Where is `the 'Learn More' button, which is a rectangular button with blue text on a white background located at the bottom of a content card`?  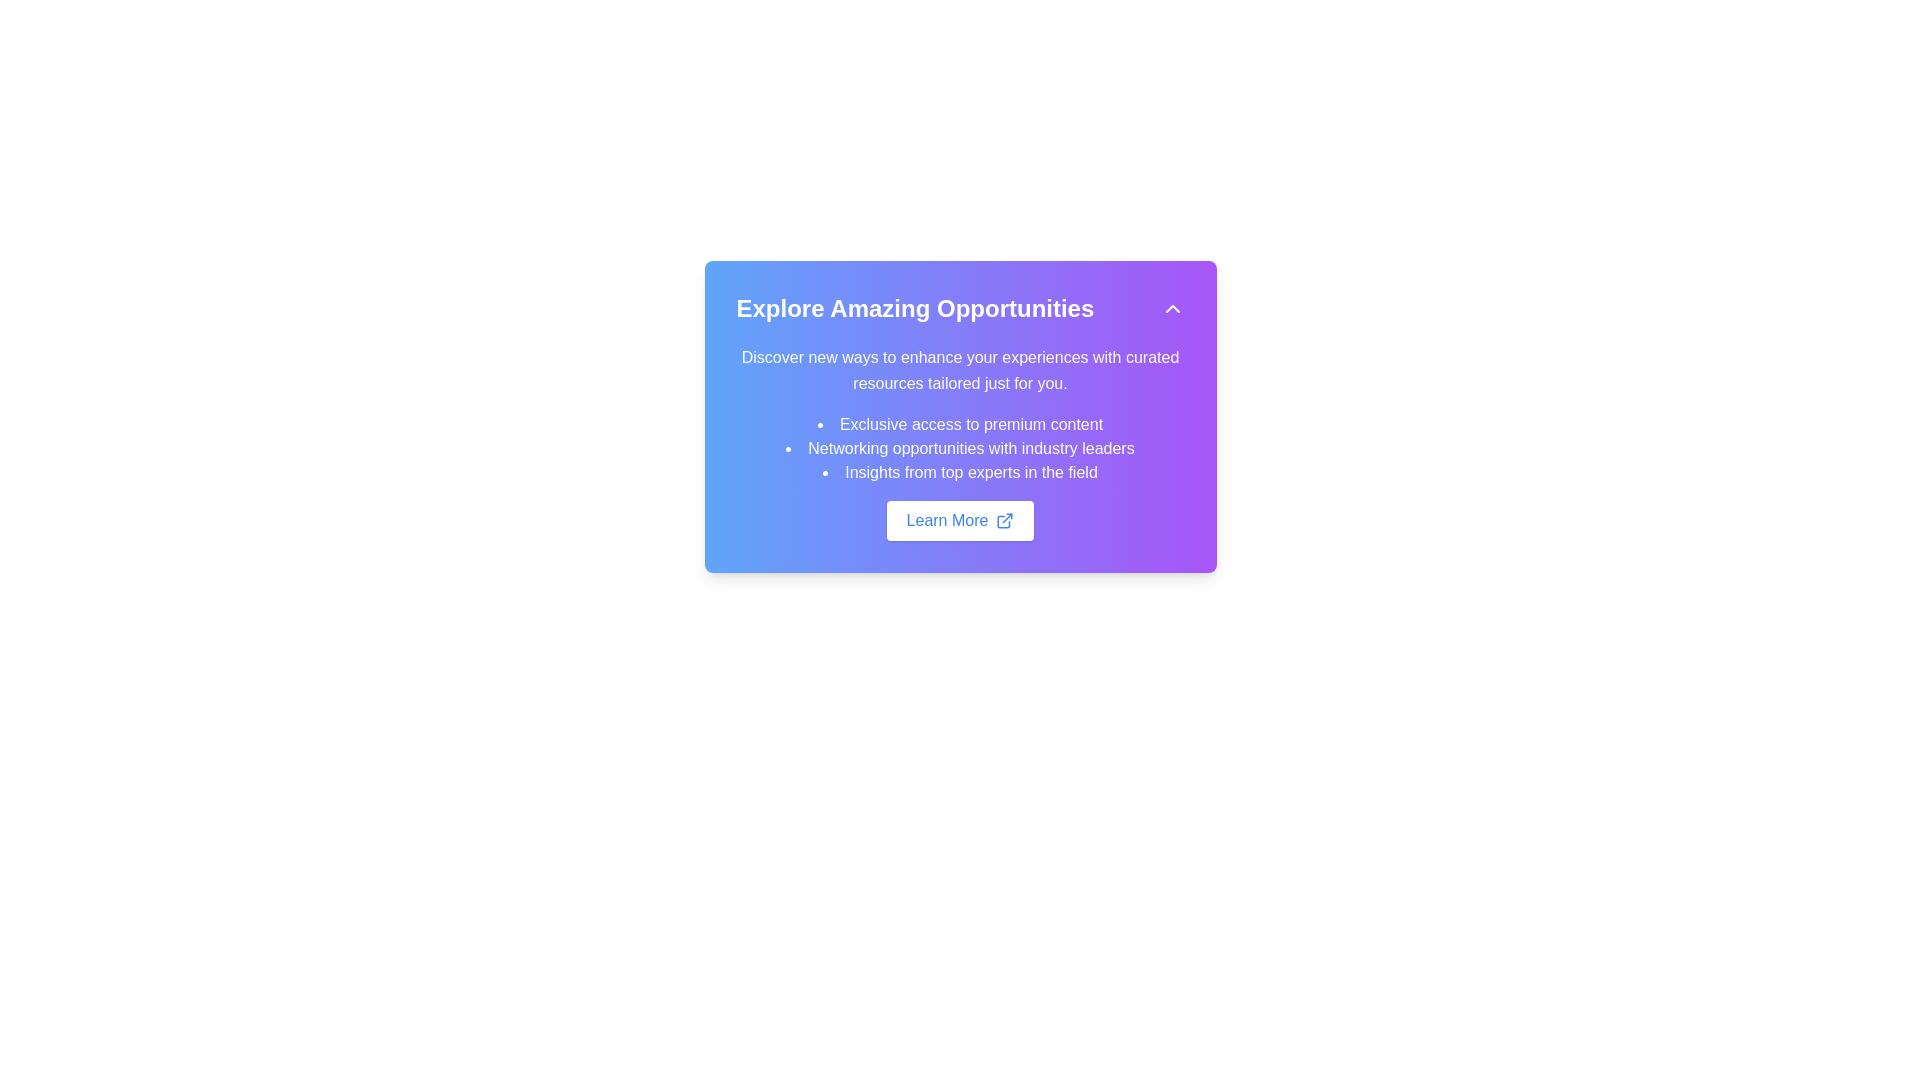 the 'Learn More' button, which is a rectangular button with blue text on a white background located at the bottom of a content card is located at coordinates (960, 519).